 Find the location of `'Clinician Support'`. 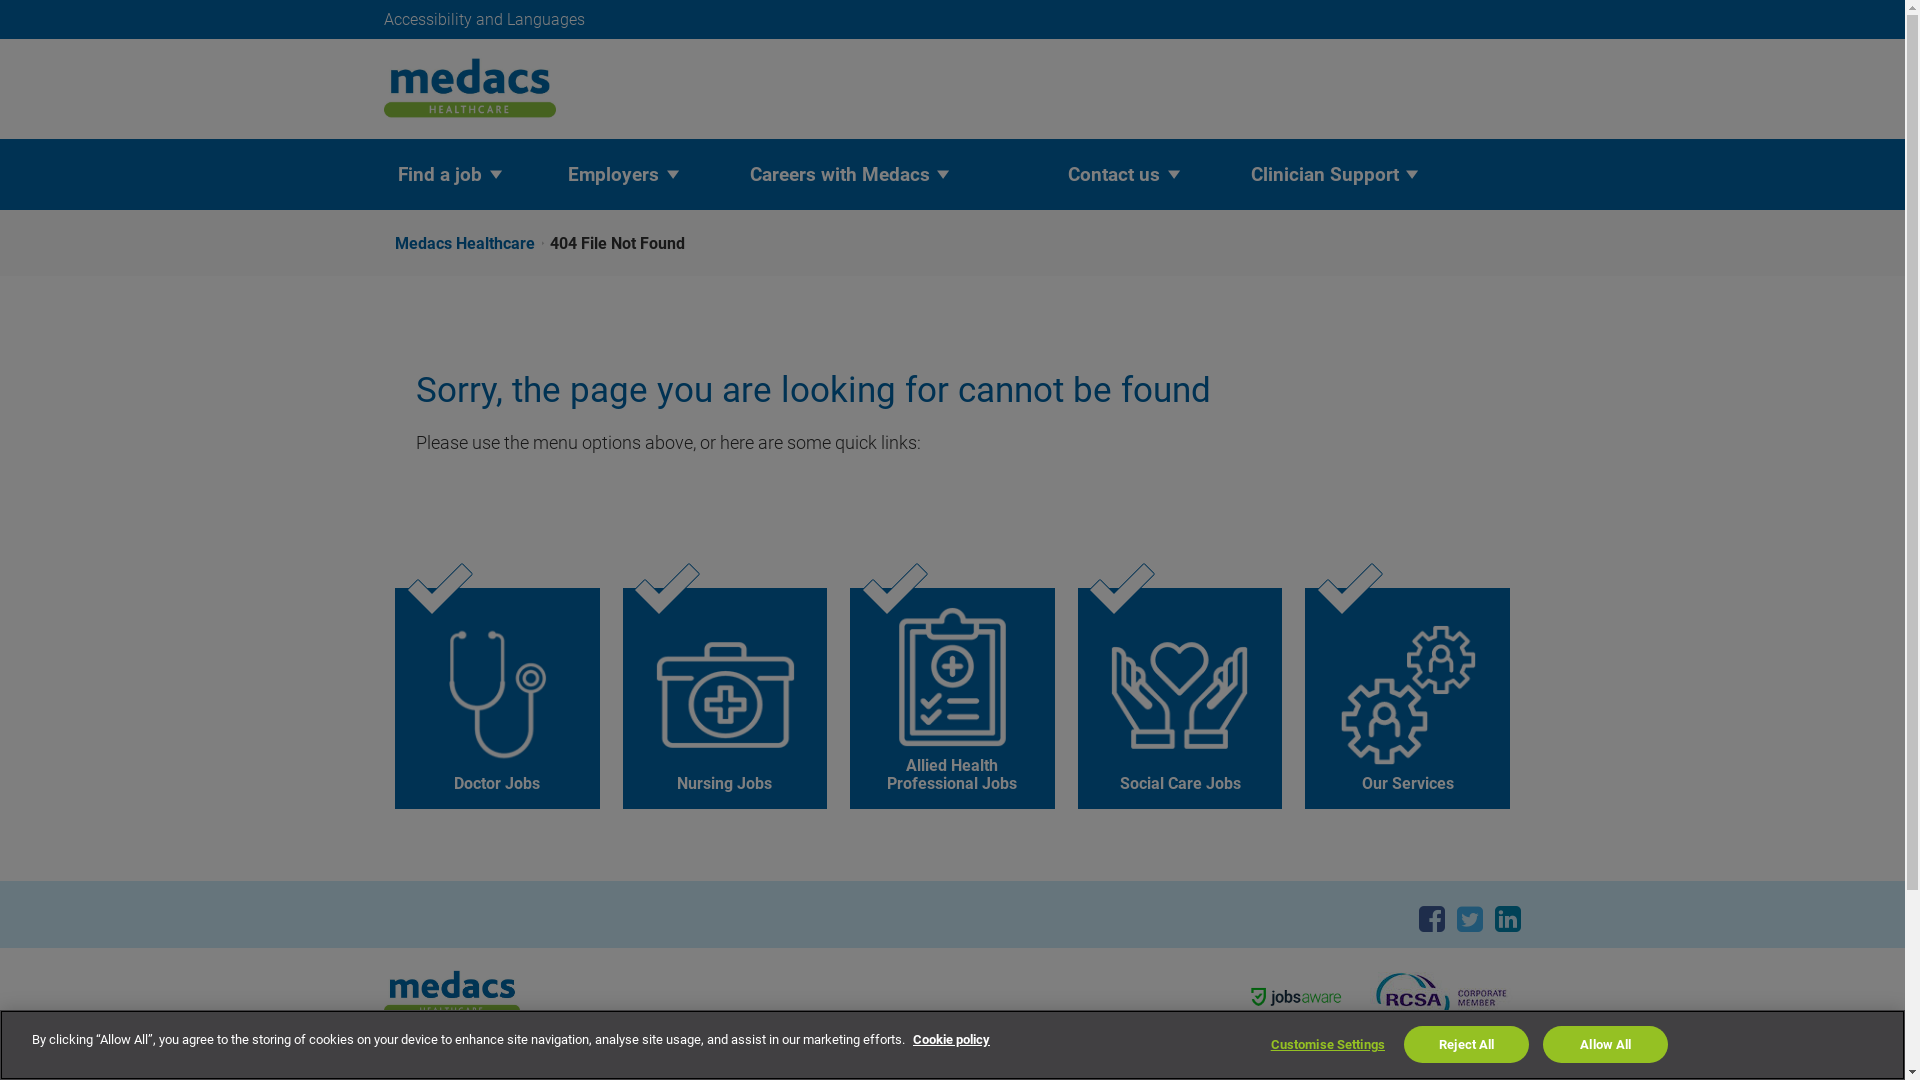

'Clinician Support' is located at coordinates (1323, 173).